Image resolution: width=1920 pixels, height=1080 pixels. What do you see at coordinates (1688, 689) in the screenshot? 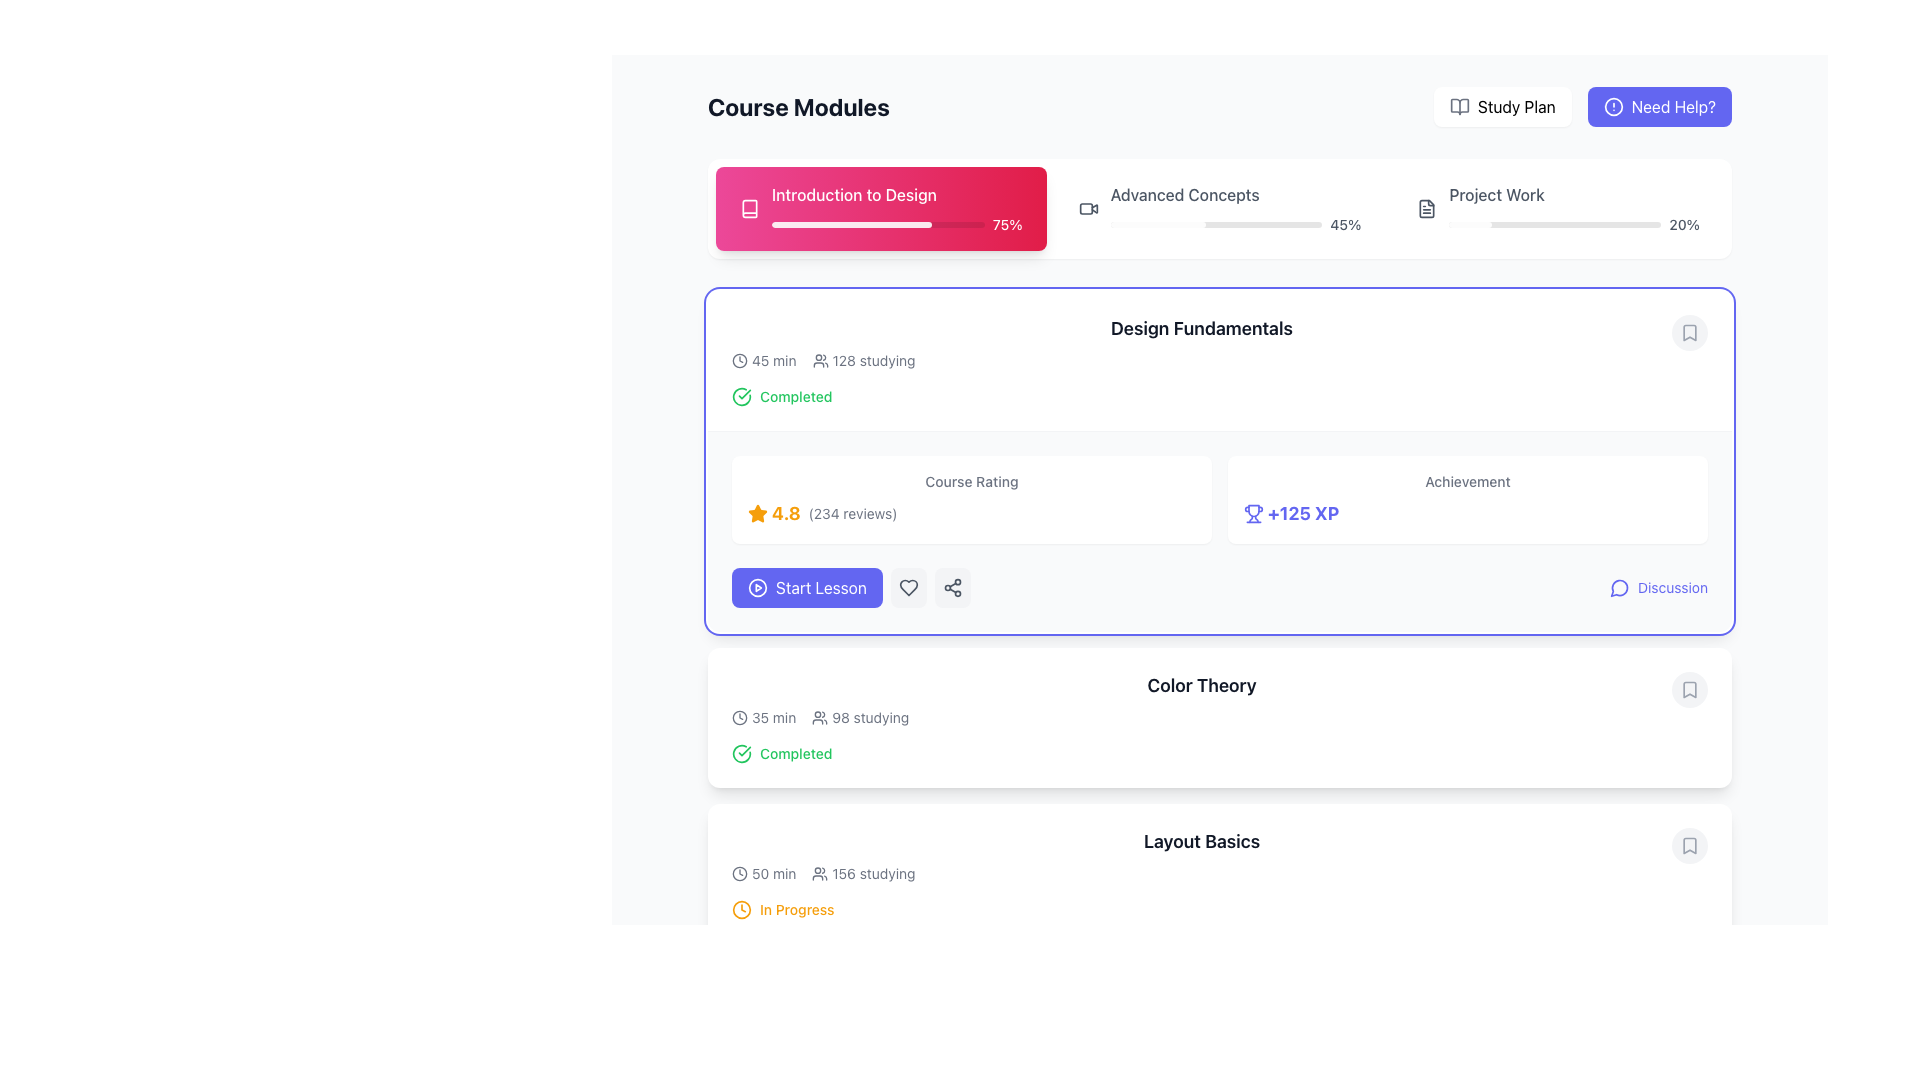
I see `the gray bookmark-shaped icon within the 'Color Theory' section of the course card to bookmark the course` at bounding box center [1688, 689].